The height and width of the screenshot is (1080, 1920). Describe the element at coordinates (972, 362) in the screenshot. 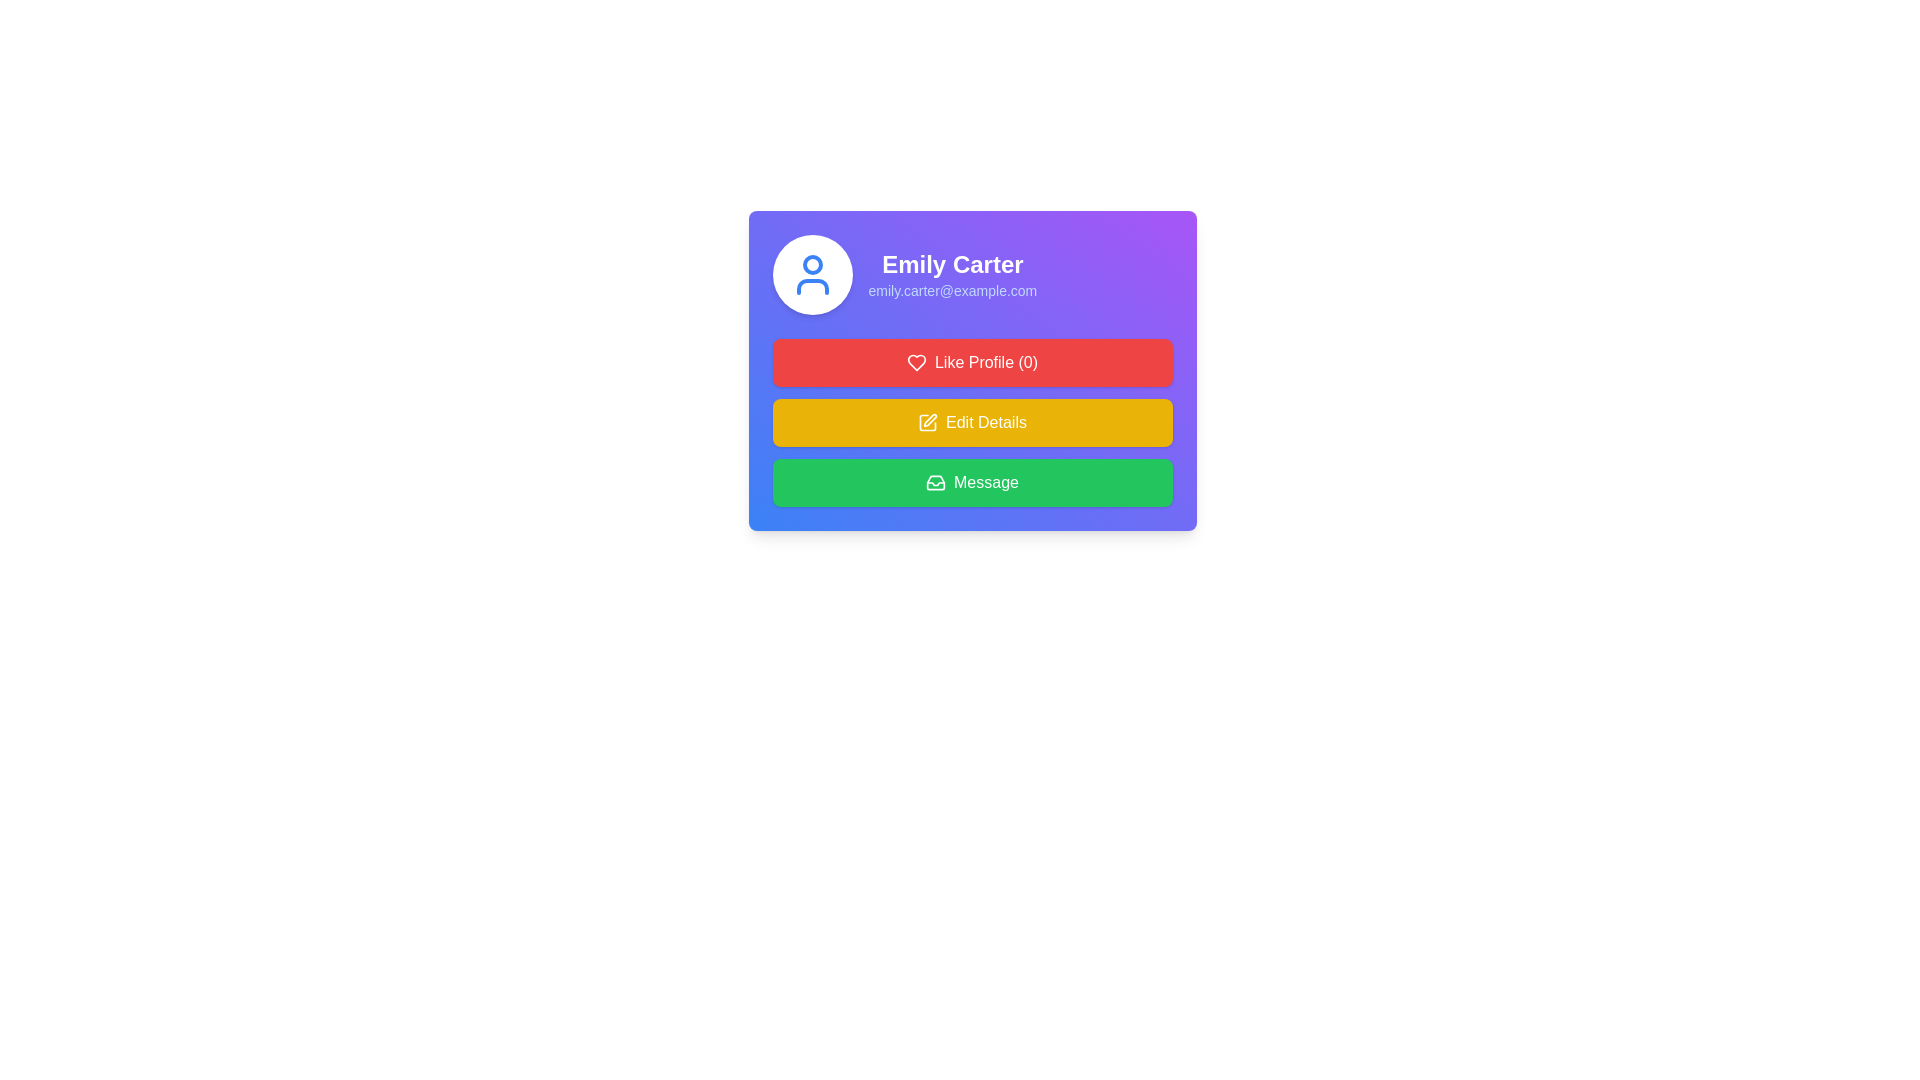

I see `the red button labeled 'Like Profile (0)' with a heart icon to like the profile, located directly below the user's profile information` at that location.